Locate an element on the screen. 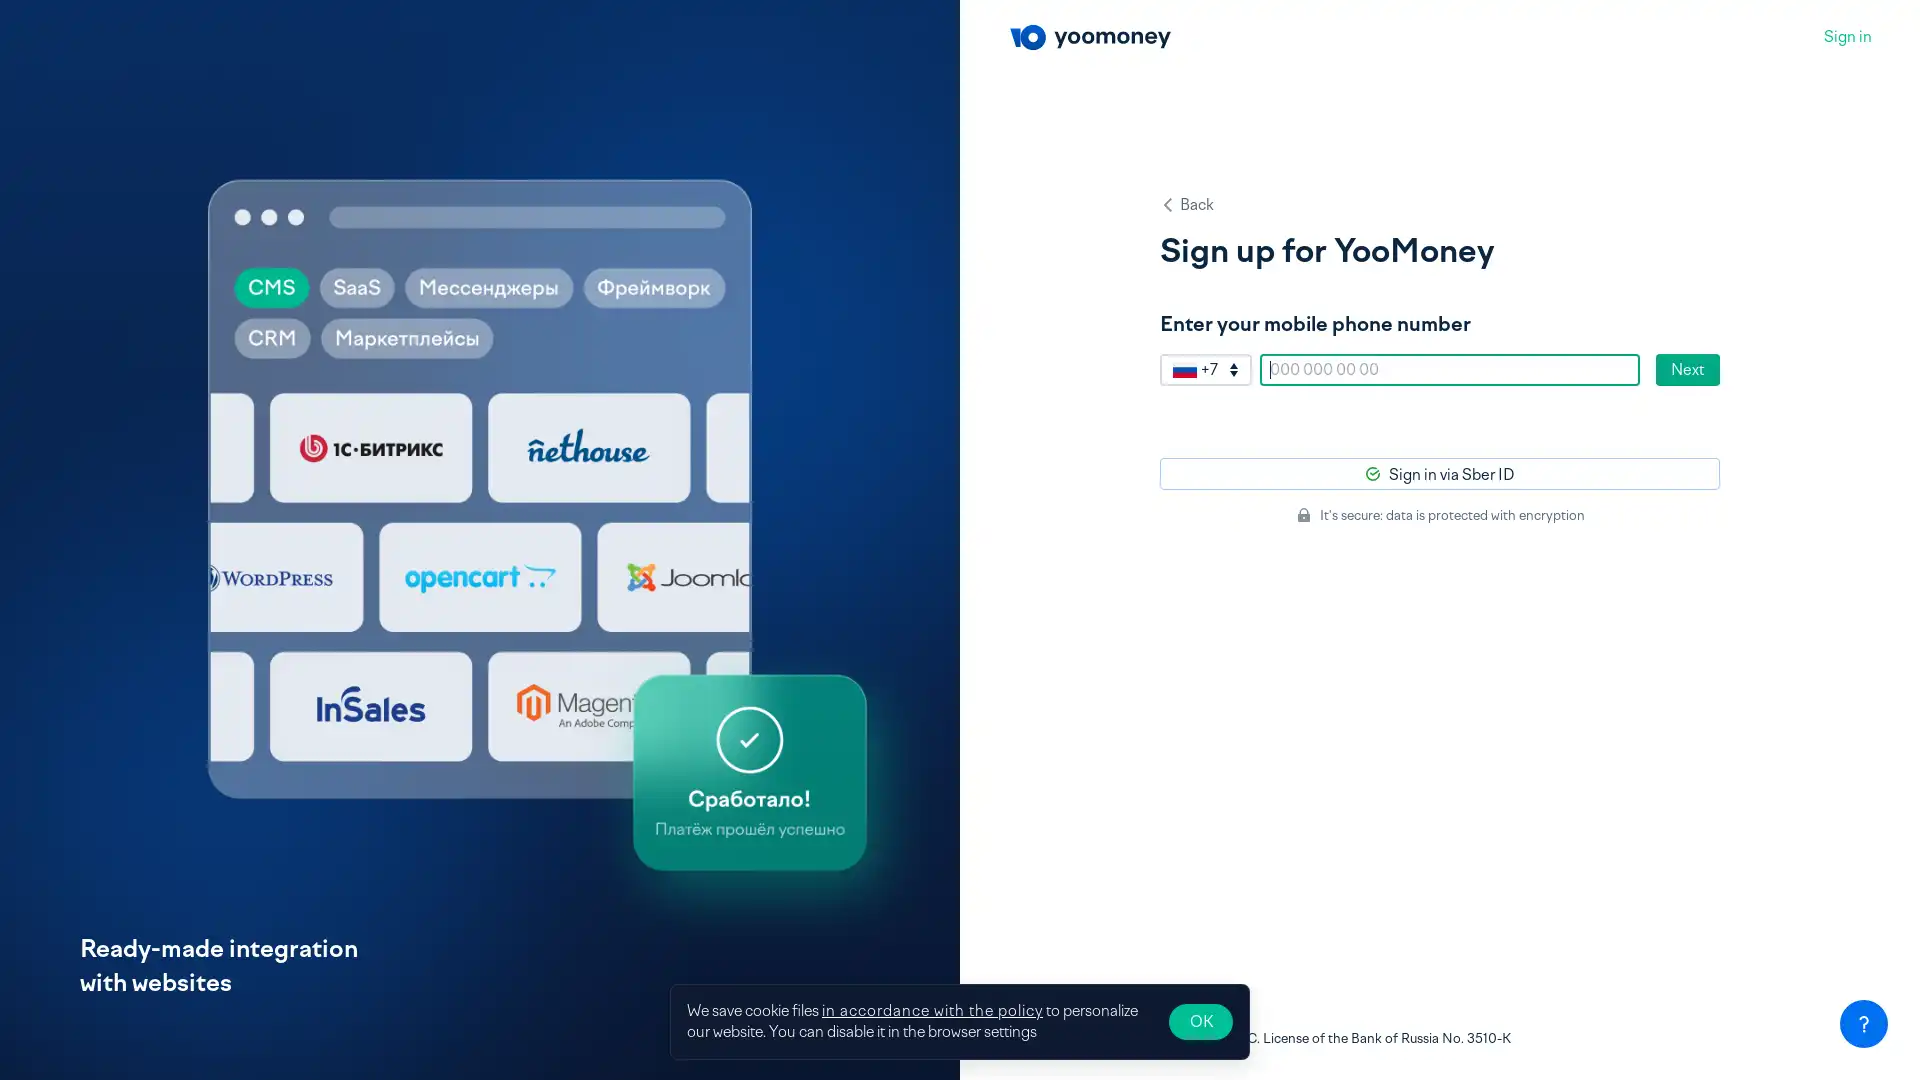 The width and height of the screenshot is (1920, 1080). Next is located at coordinates (1687, 370).